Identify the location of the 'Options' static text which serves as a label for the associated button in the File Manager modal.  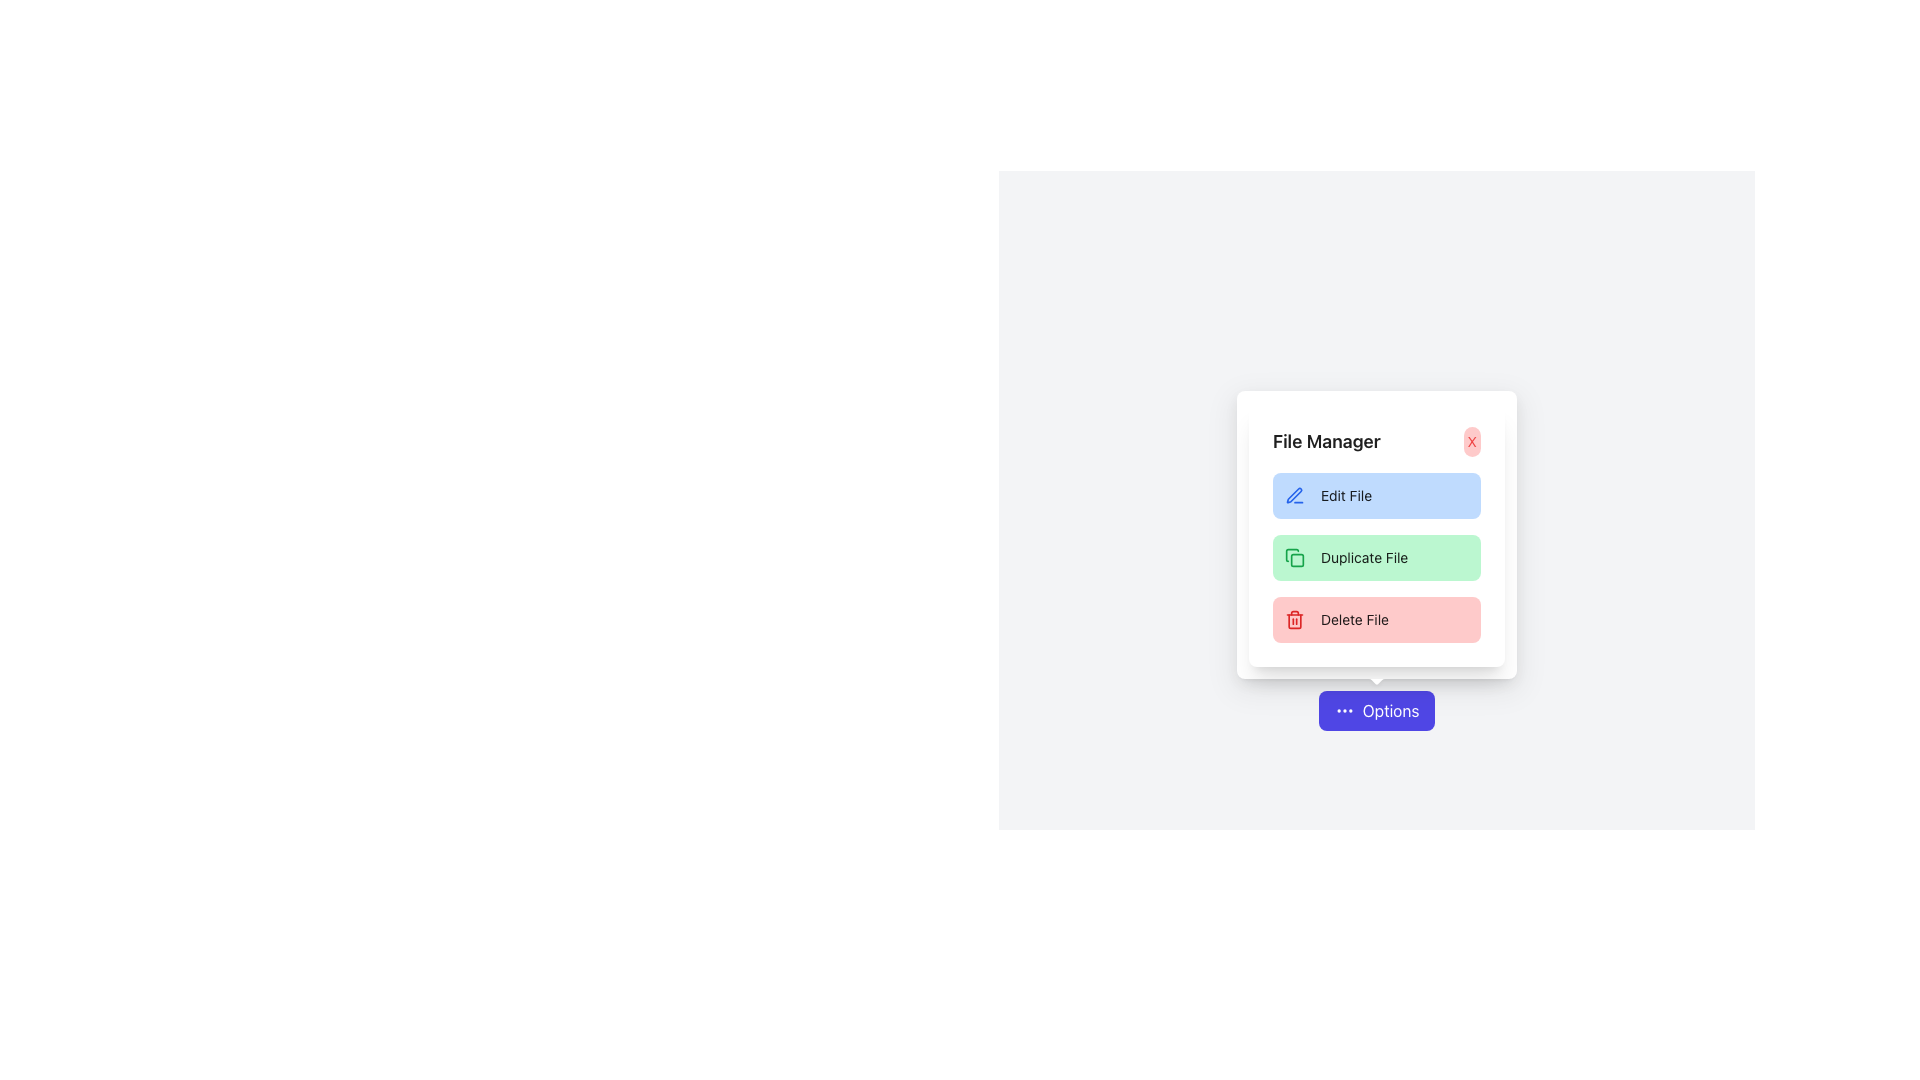
(1390, 709).